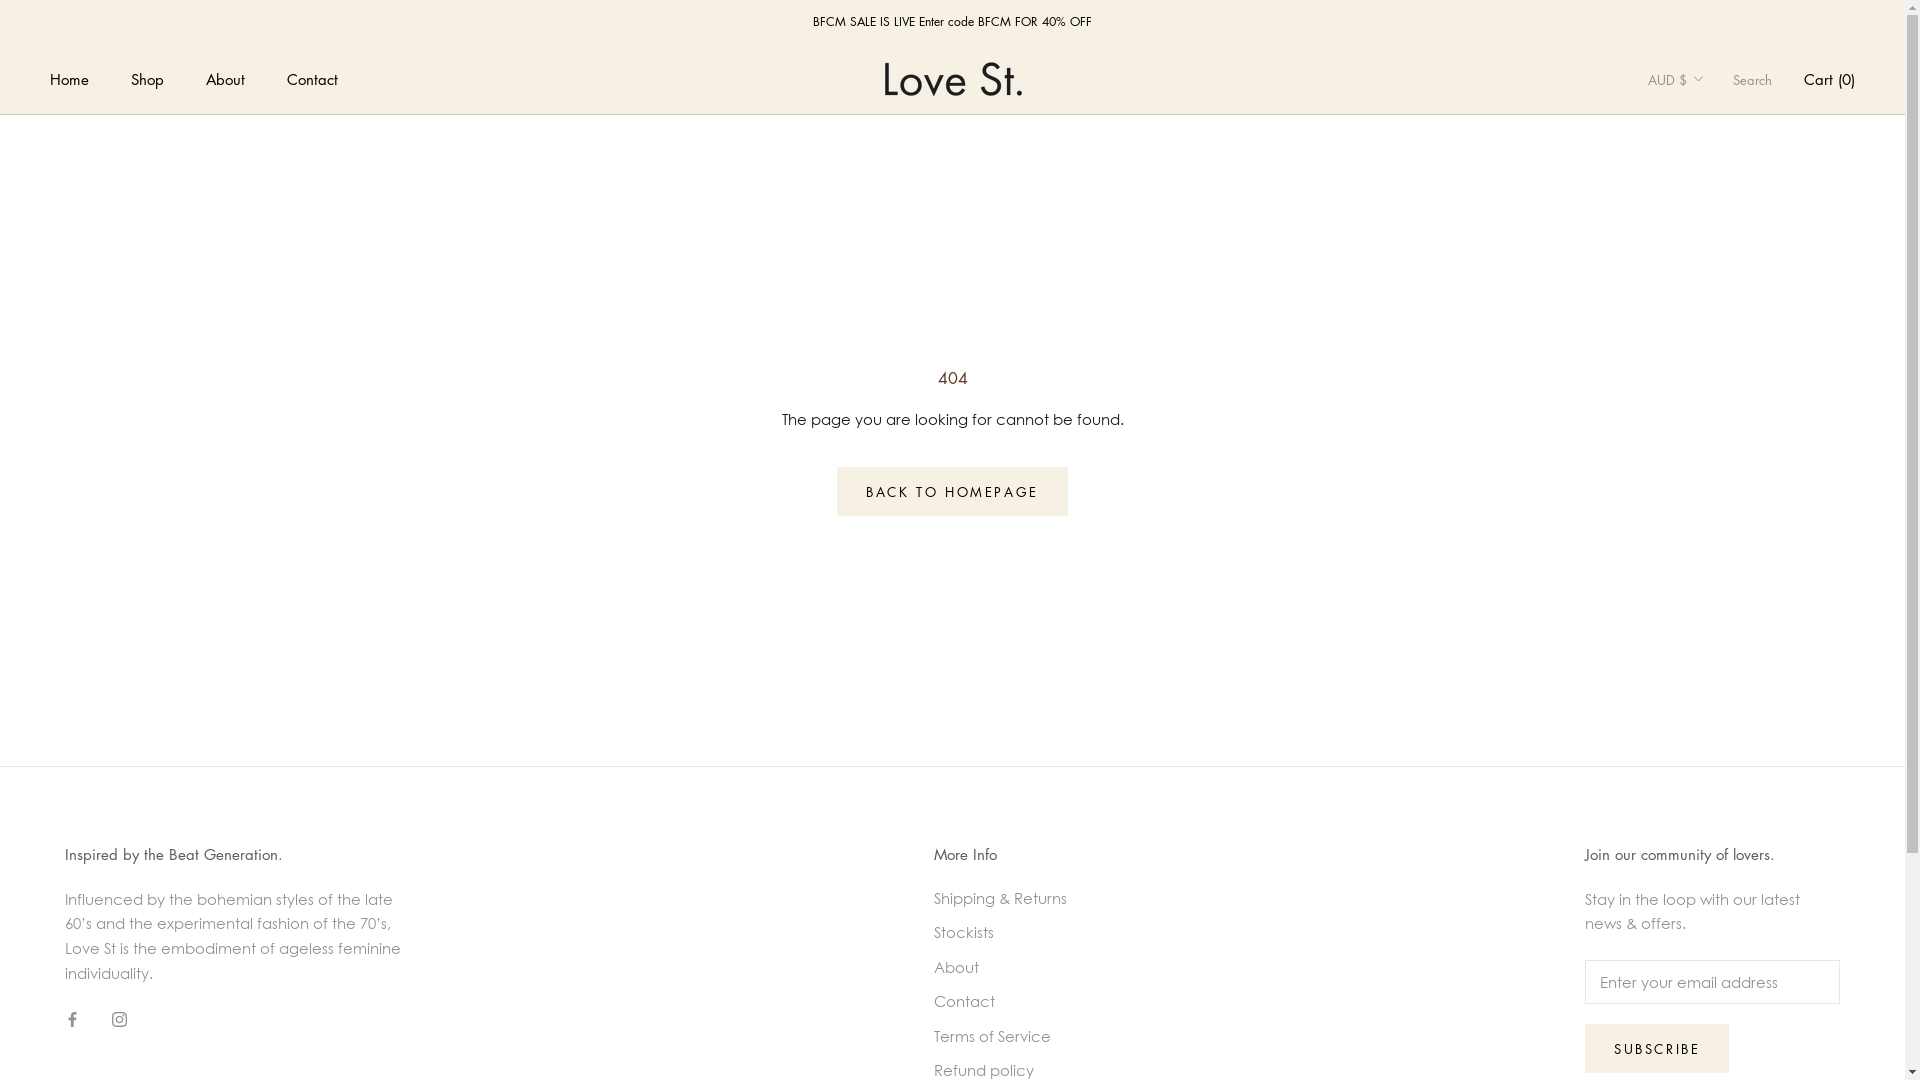 The image size is (1920, 1080). What do you see at coordinates (1707, 754) in the screenshot?
I see `'CHF'` at bounding box center [1707, 754].